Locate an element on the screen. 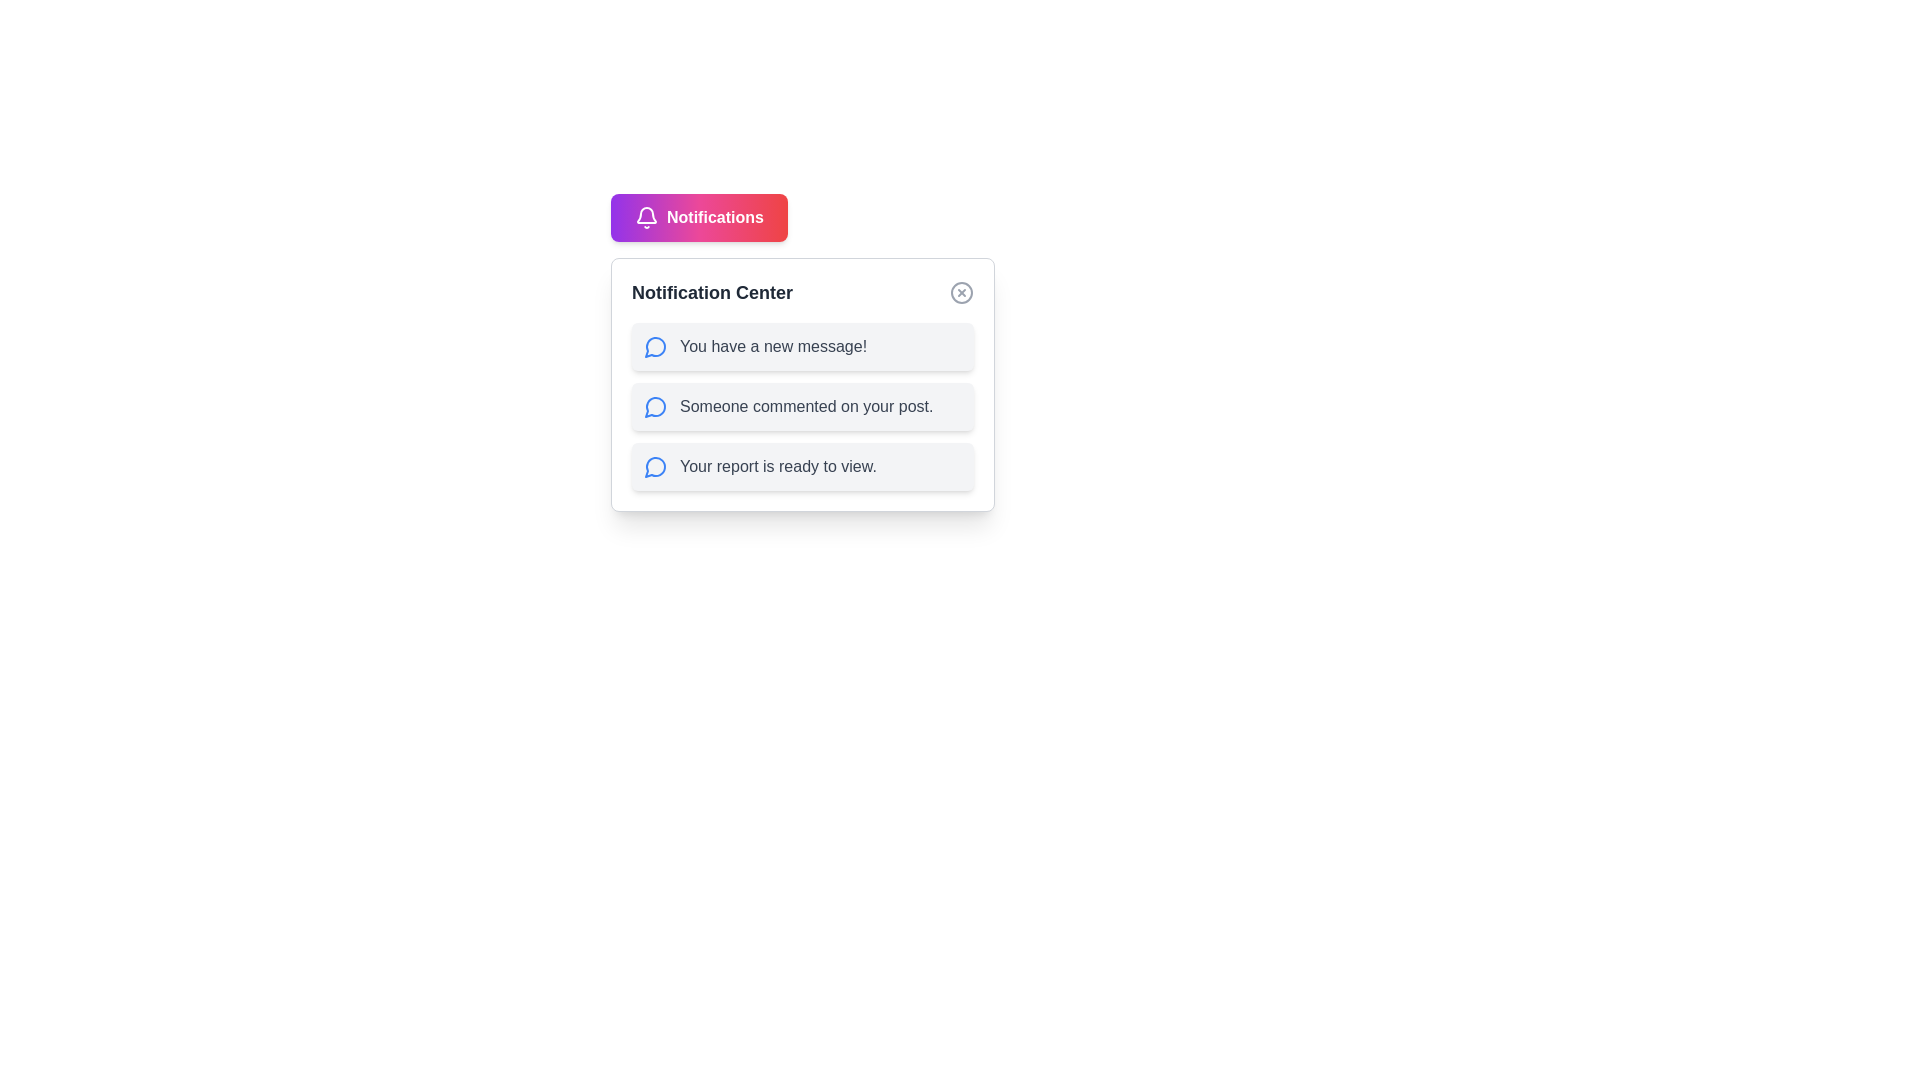 This screenshot has width=1920, height=1080. notification text located in the second notification card of the 'Notification Center' panel, positioned to the right of the message bubble icon is located at coordinates (806, 406).